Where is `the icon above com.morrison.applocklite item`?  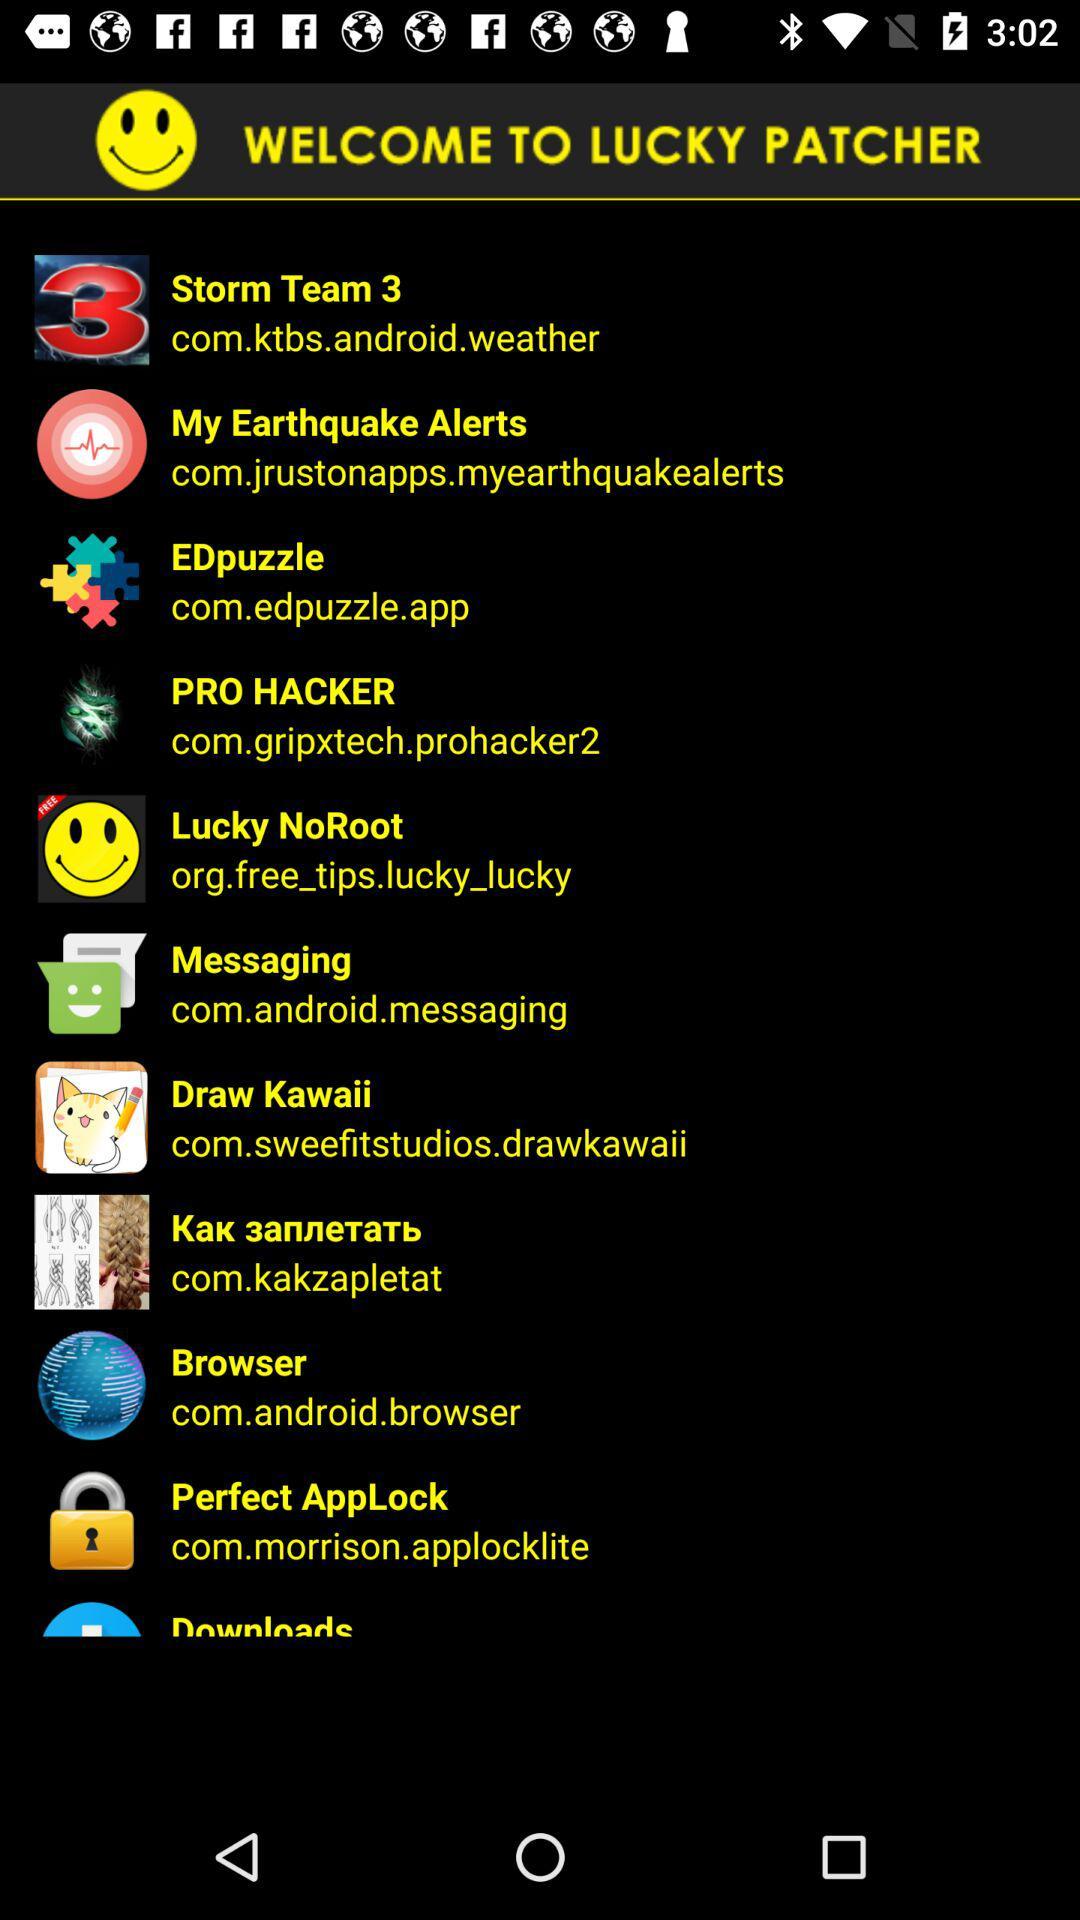
the icon above com.morrison.applocklite item is located at coordinates (611, 1495).